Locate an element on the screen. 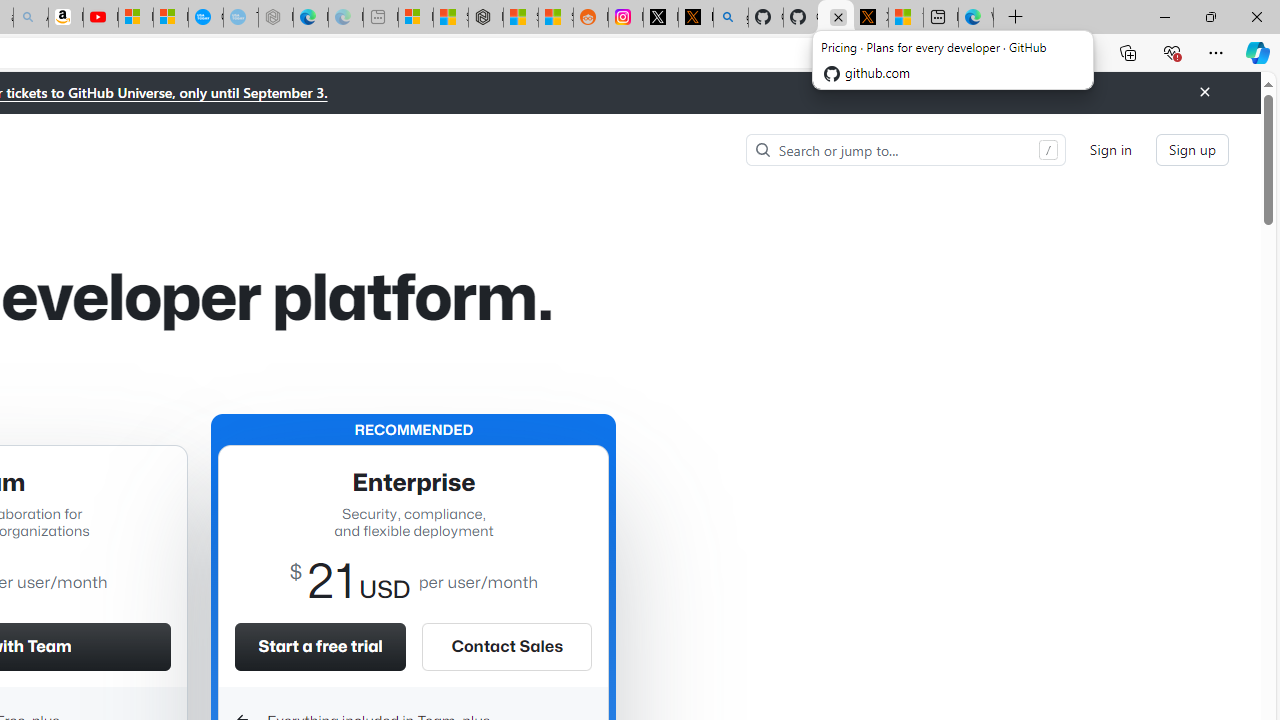  'help.x.com | 524: A timeout occurred' is located at coordinates (695, 17).